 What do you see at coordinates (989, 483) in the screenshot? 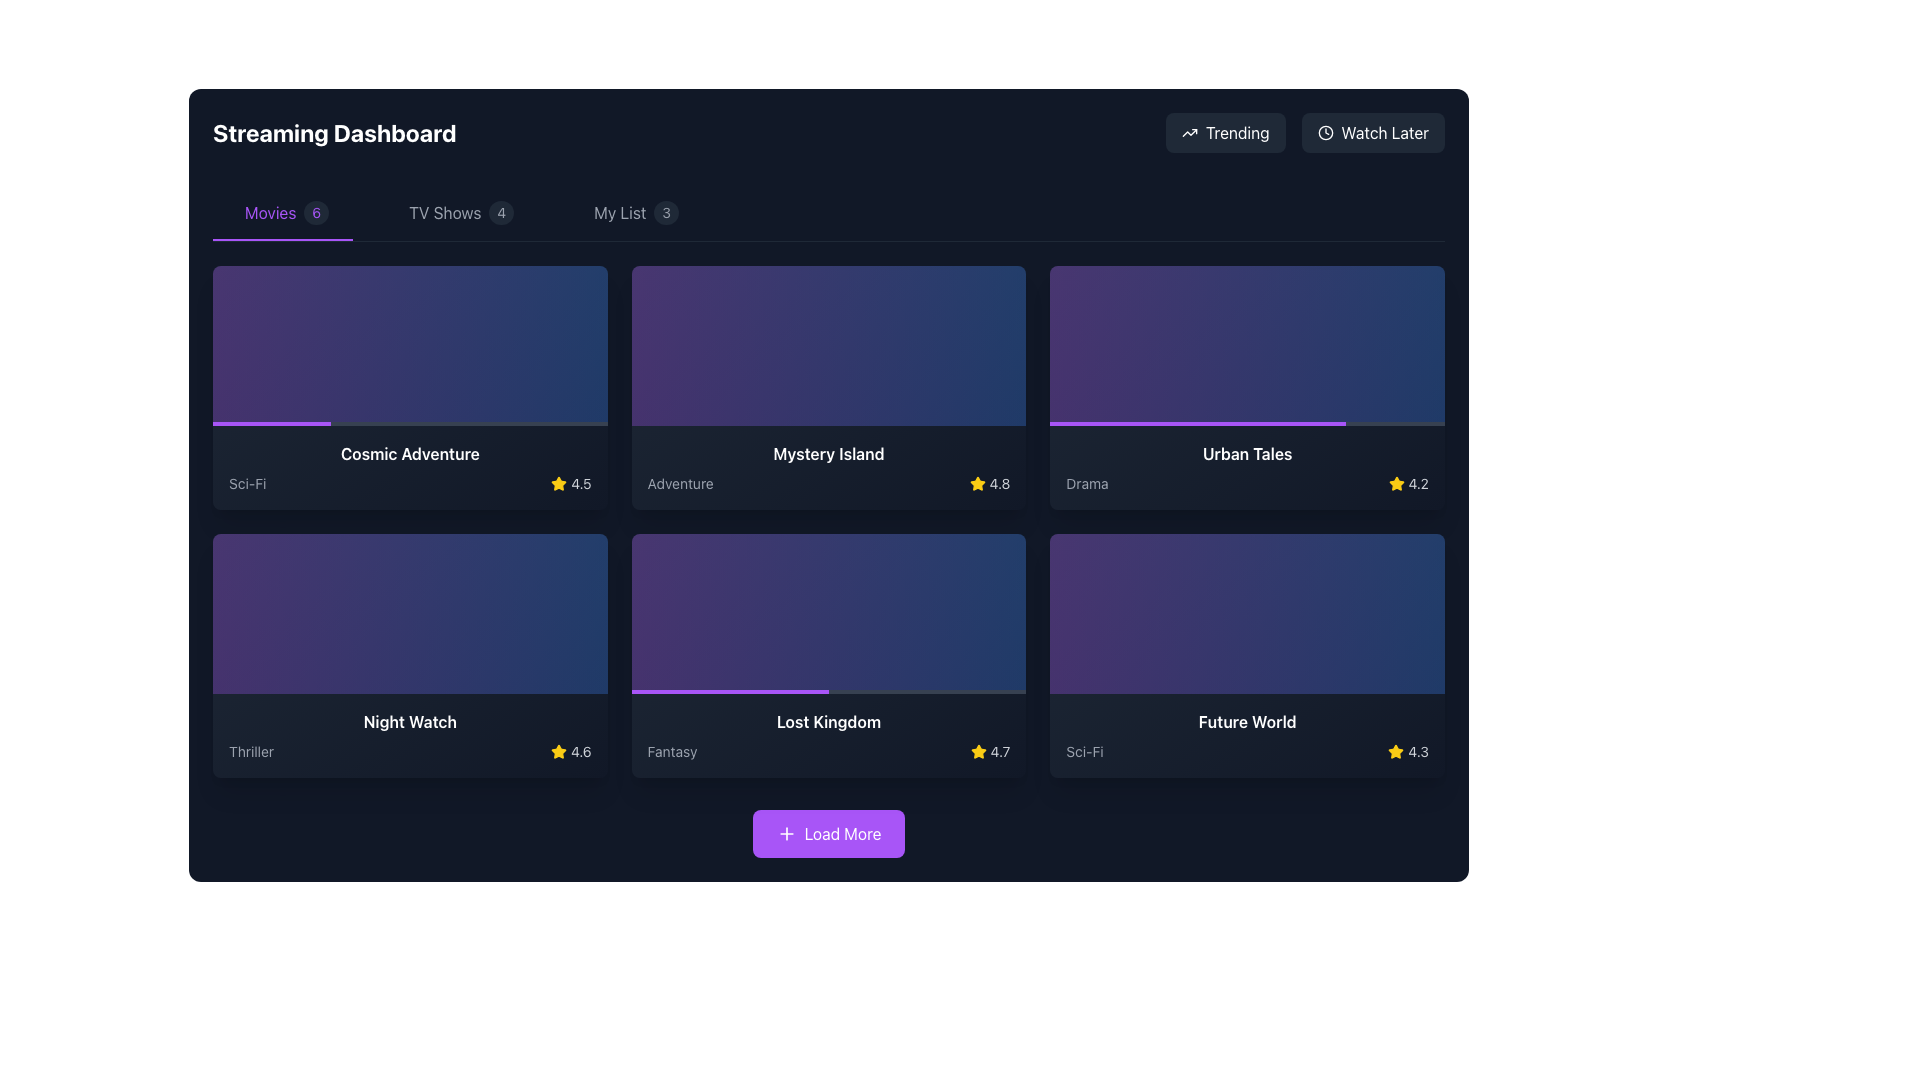
I see `rating value displayed on the yellow star icon followed by the text '4.8' in the bottom-right corner of the 'Mystery Island' card` at bounding box center [989, 483].